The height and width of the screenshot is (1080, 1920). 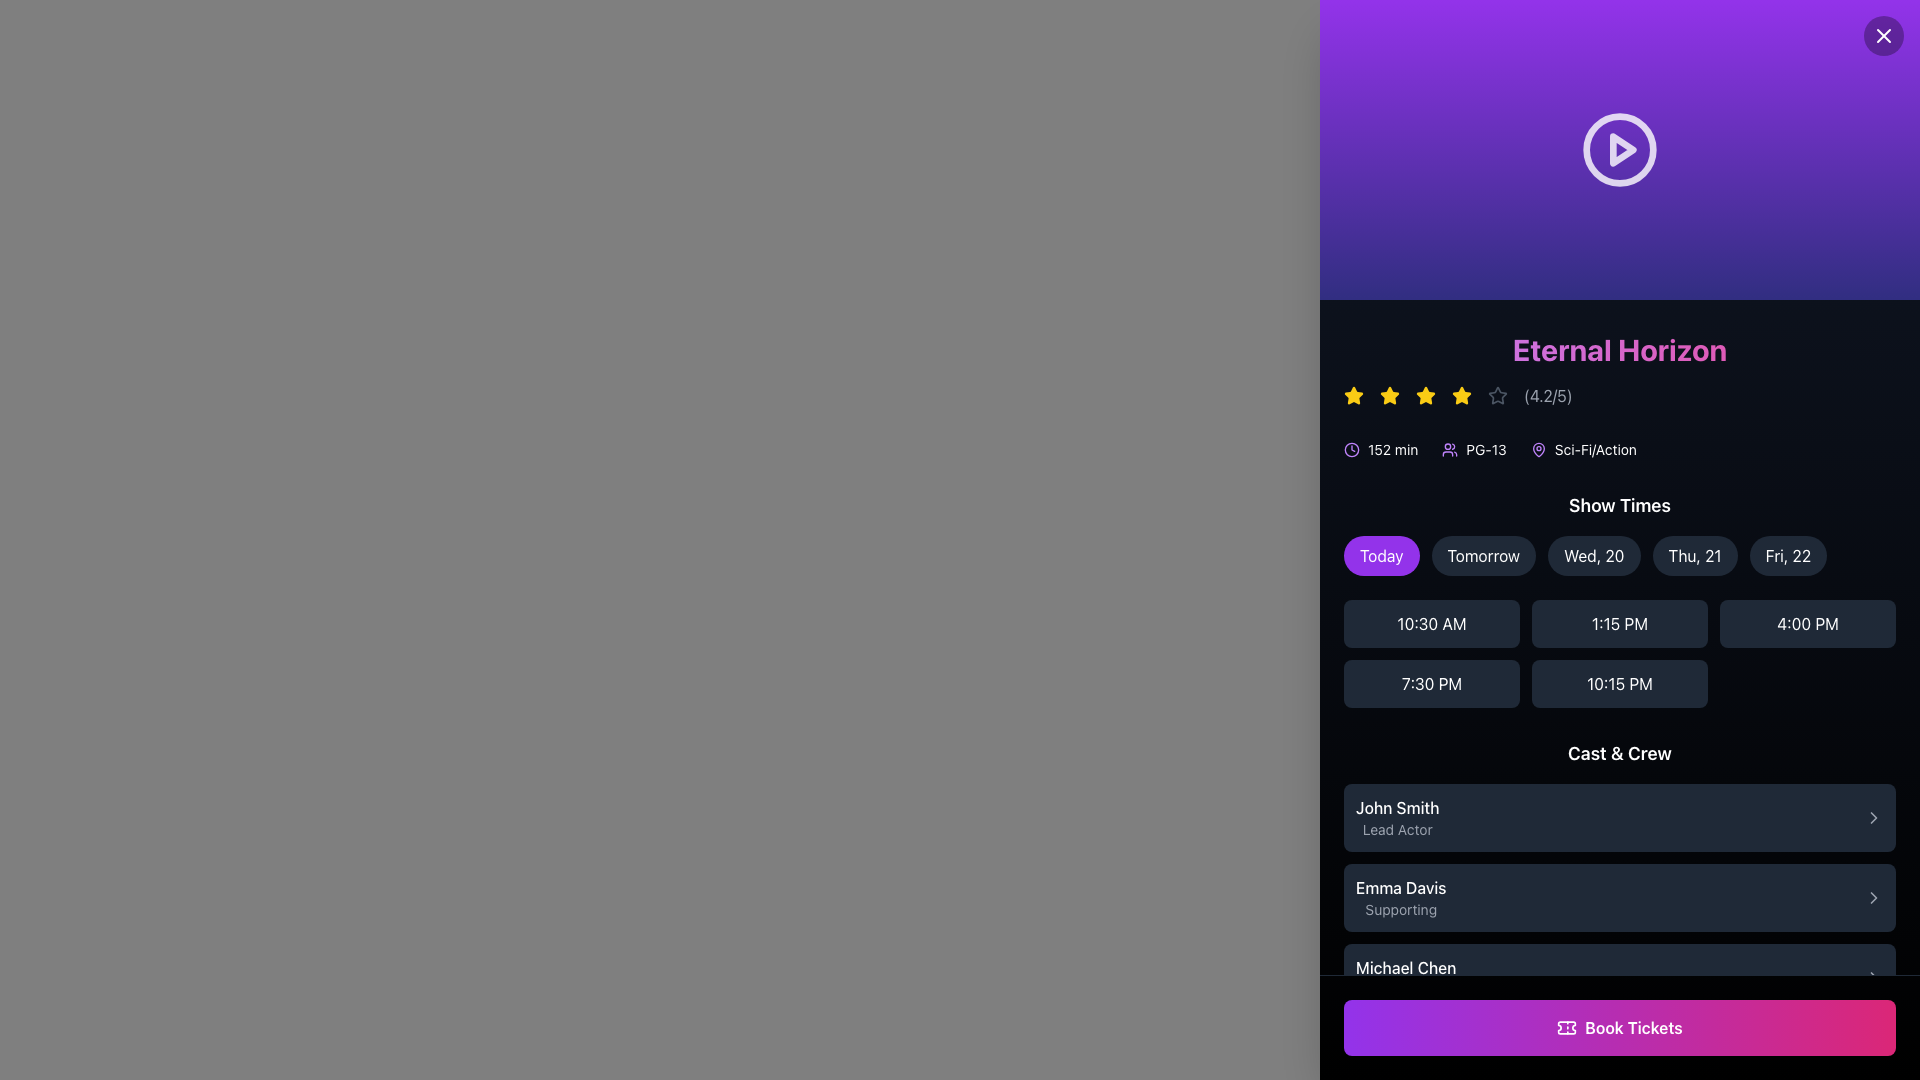 I want to click on the time selection button for '1:15 PM' located in the 'Show Times' section, so click(x=1620, y=599).